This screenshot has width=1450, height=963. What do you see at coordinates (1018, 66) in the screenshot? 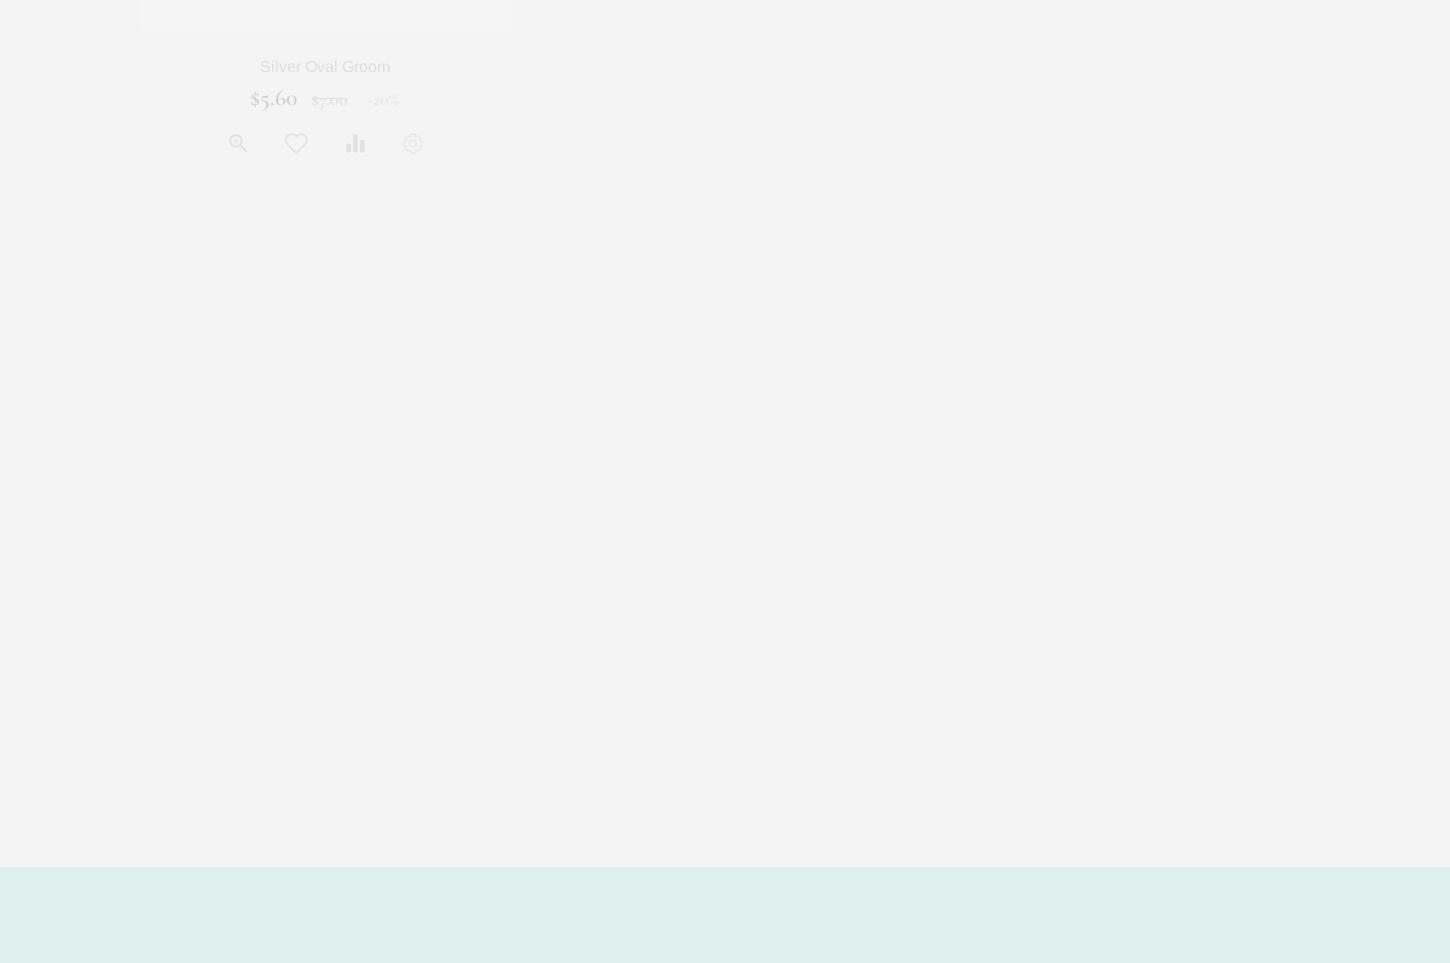
I see `'Angel Formal Dress Women's'` at bounding box center [1018, 66].